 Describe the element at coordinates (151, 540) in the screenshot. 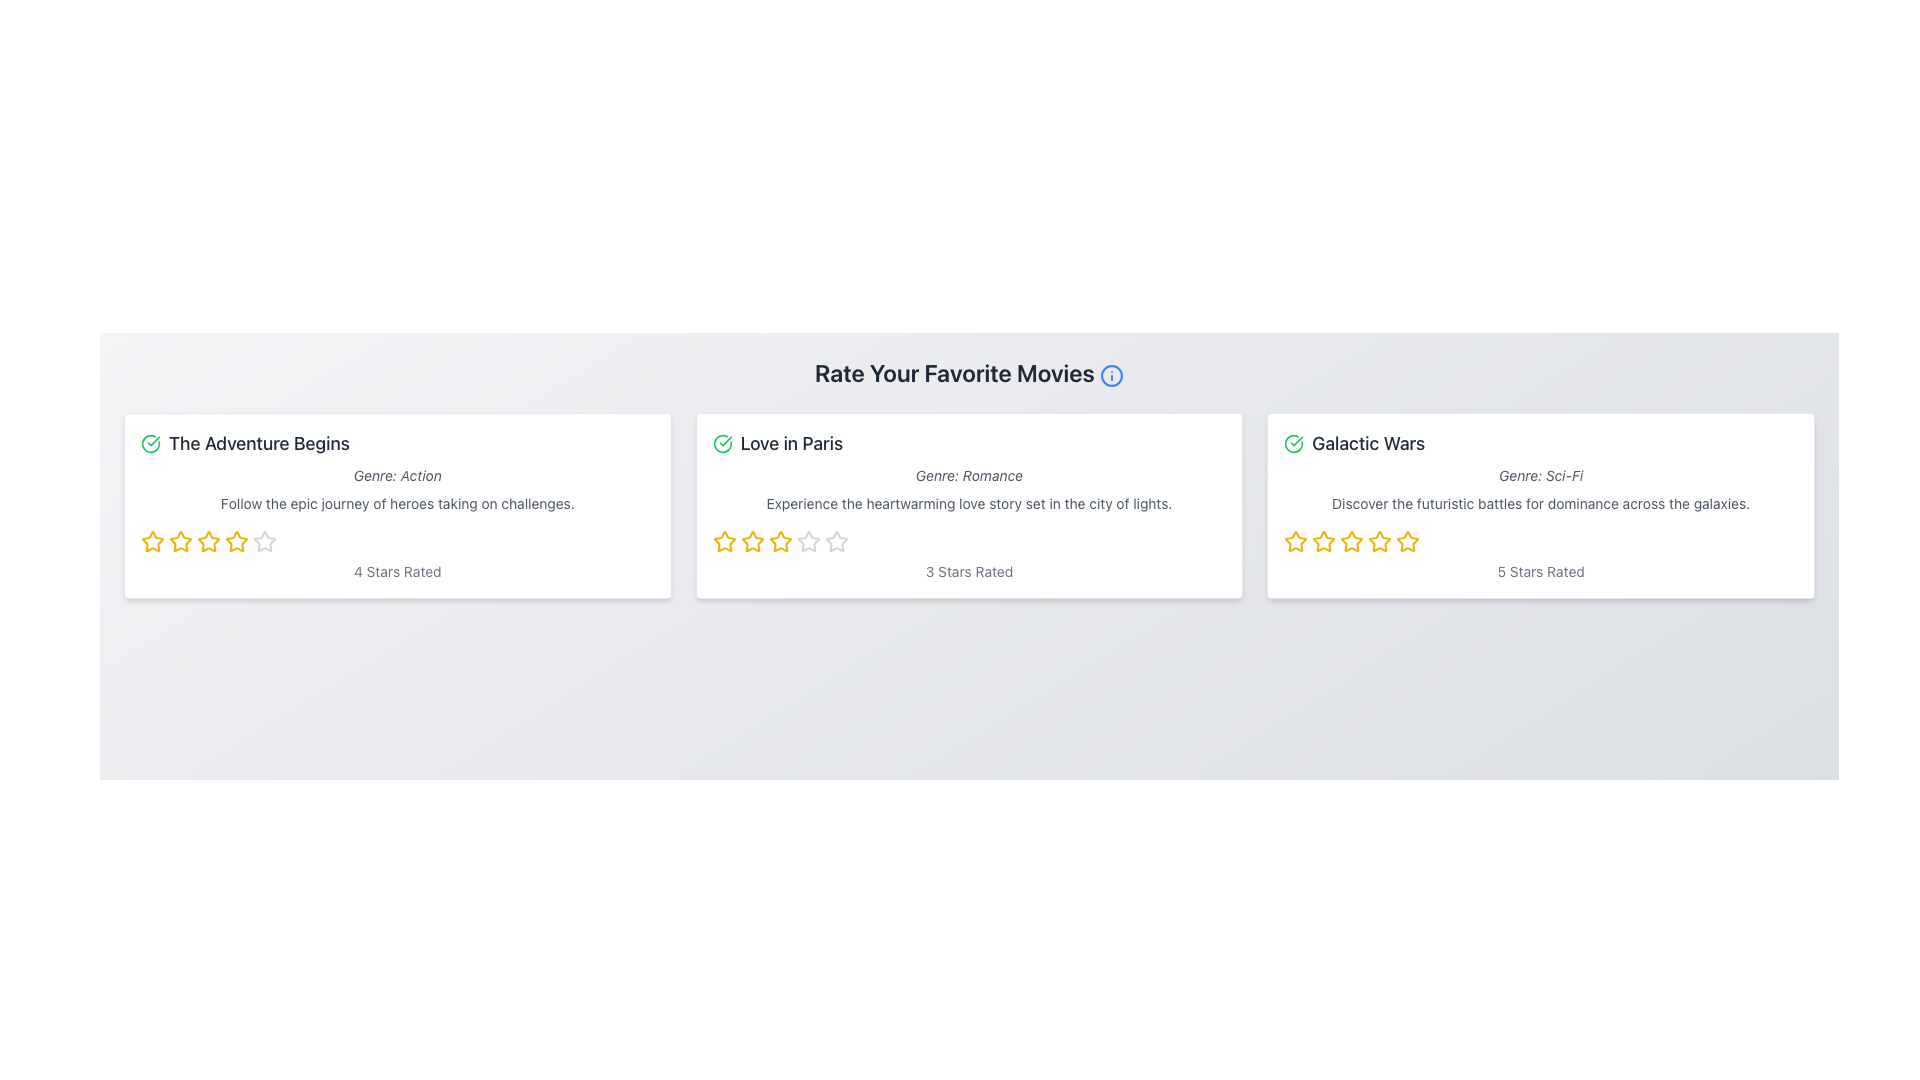

I see `the first star icon of the rating component for the movie 'The Adventure Begins' to provide a rating` at that location.